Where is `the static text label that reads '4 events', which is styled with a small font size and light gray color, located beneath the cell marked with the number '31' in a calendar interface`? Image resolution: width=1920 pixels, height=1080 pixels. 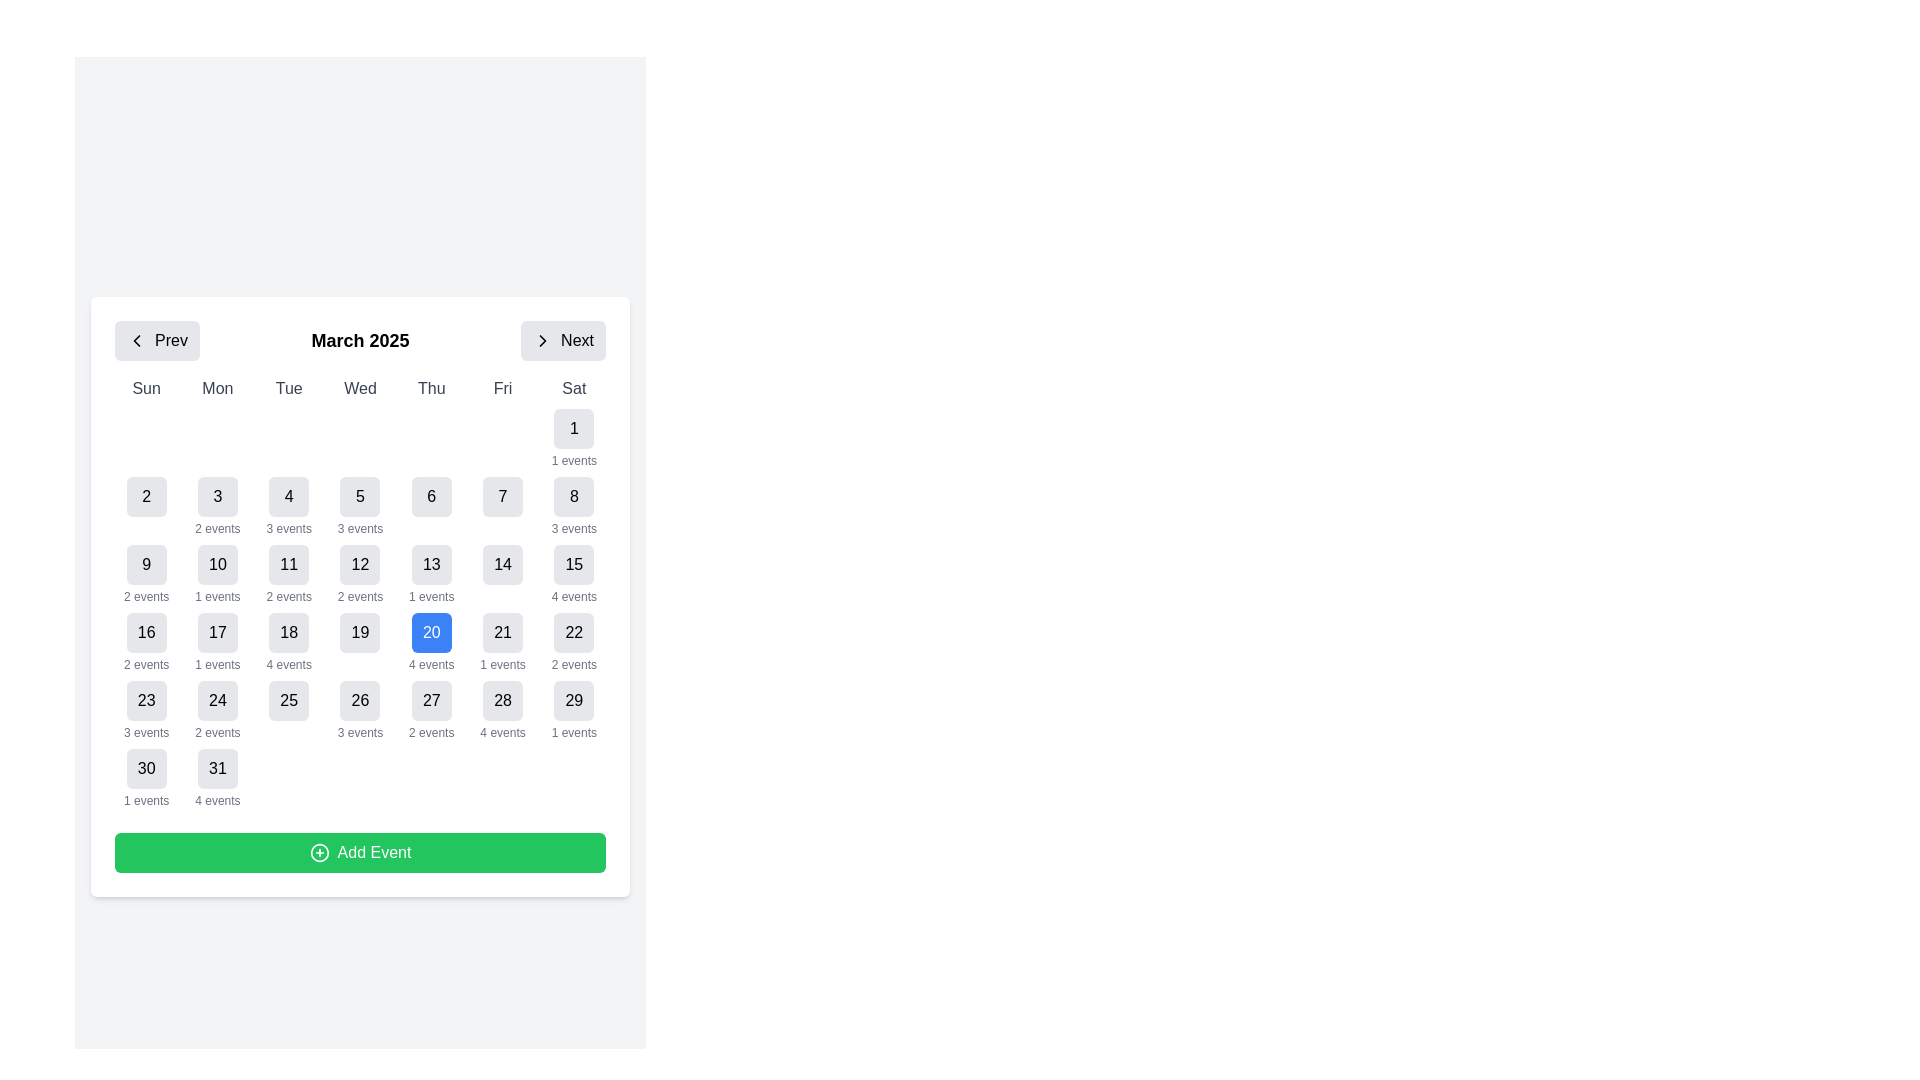 the static text label that reads '4 events', which is styled with a small font size and light gray color, located beneath the cell marked with the number '31' in a calendar interface is located at coordinates (217, 800).